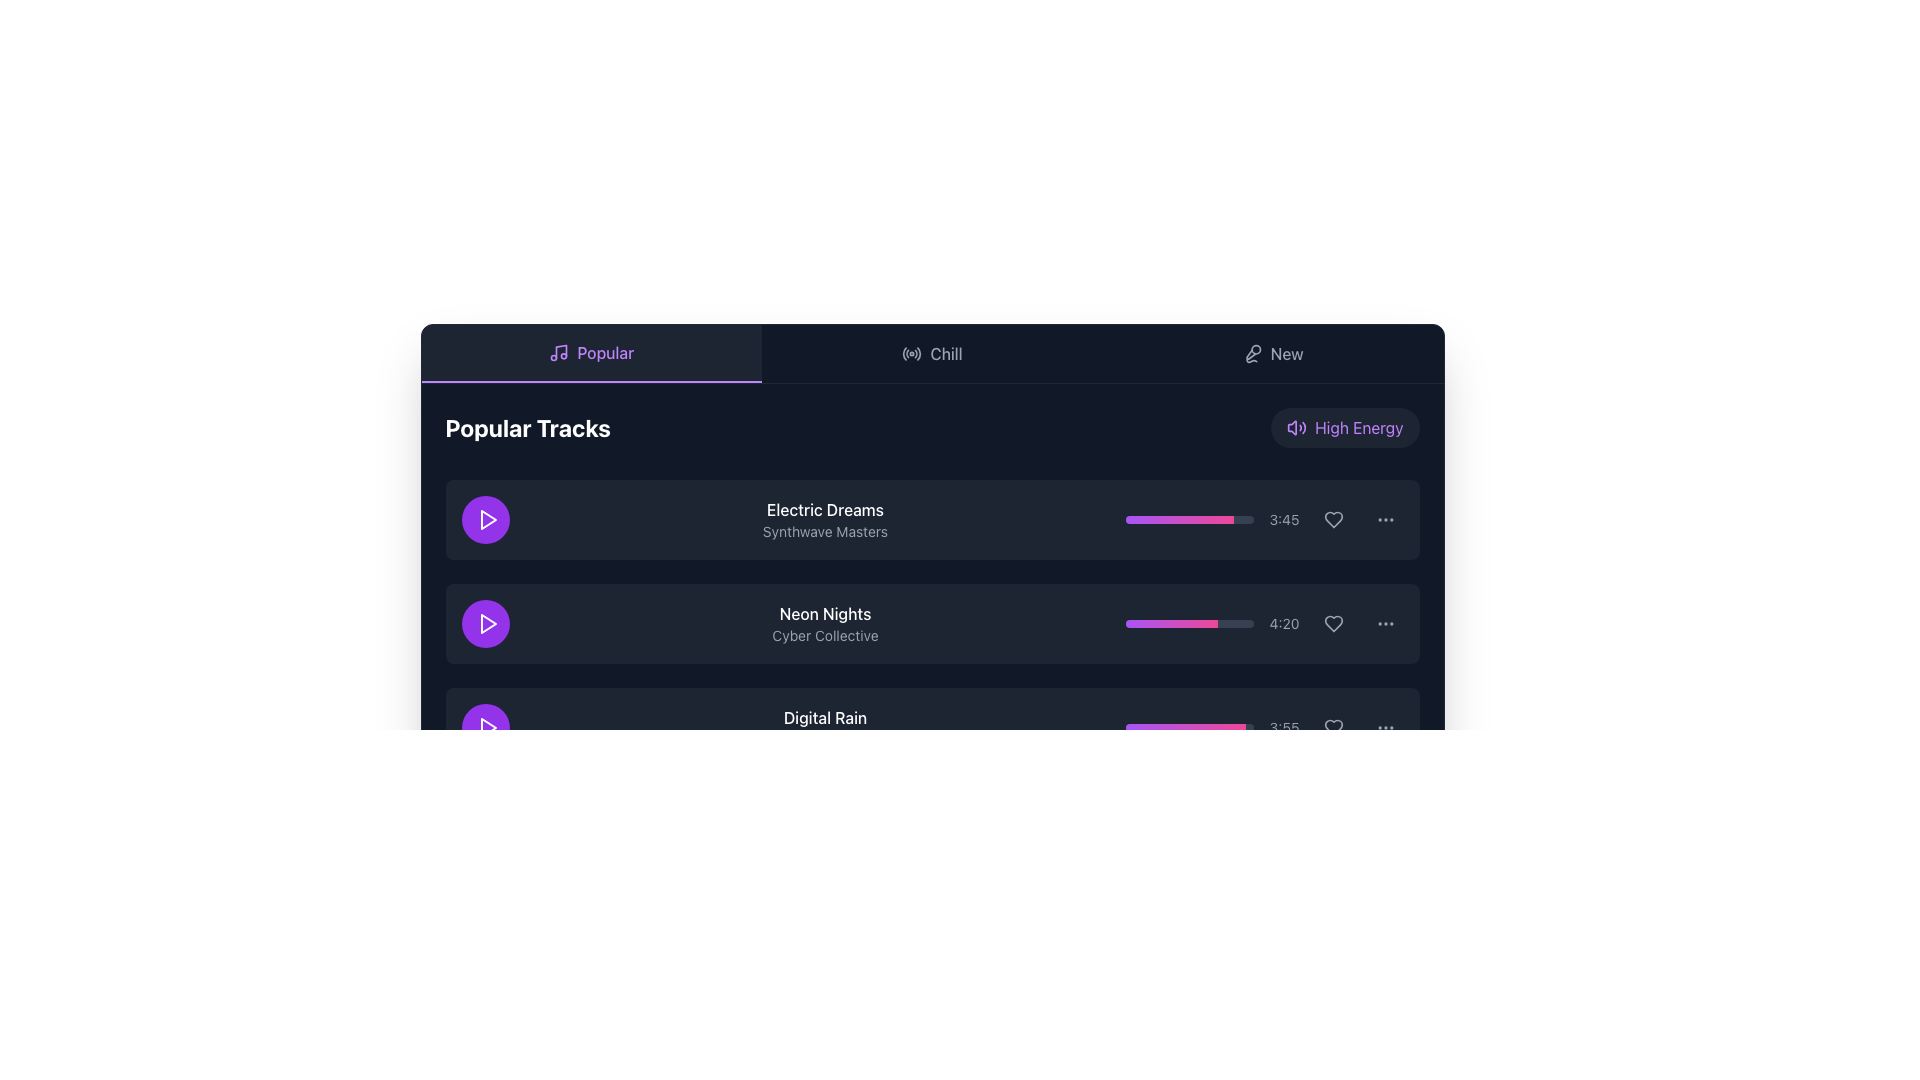 This screenshot has height=1080, width=1920. Describe the element at coordinates (487, 728) in the screenshot. I see `the triangular play button icon, which is white and set against a purple circular background, located on the left side of the third item in the 'Popular Tracks' list` at that location.